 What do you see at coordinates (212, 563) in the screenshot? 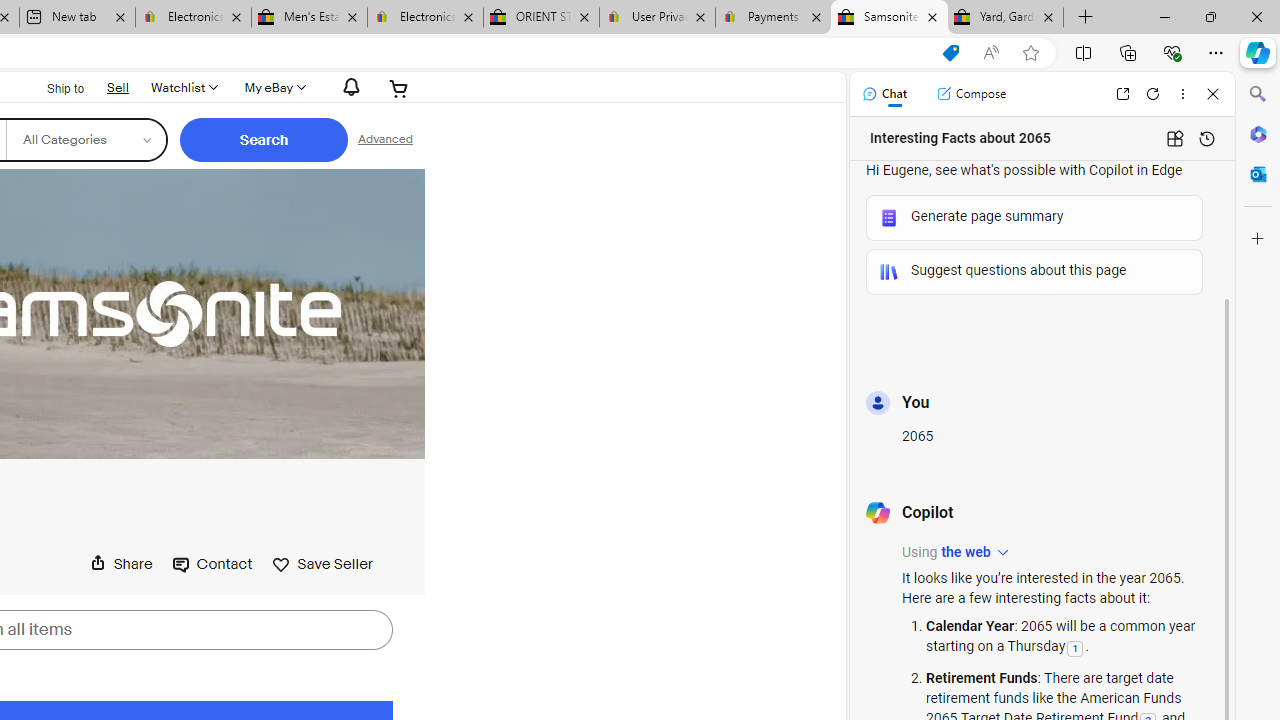
I see `'Contact'` at bounding box center [212, 563].